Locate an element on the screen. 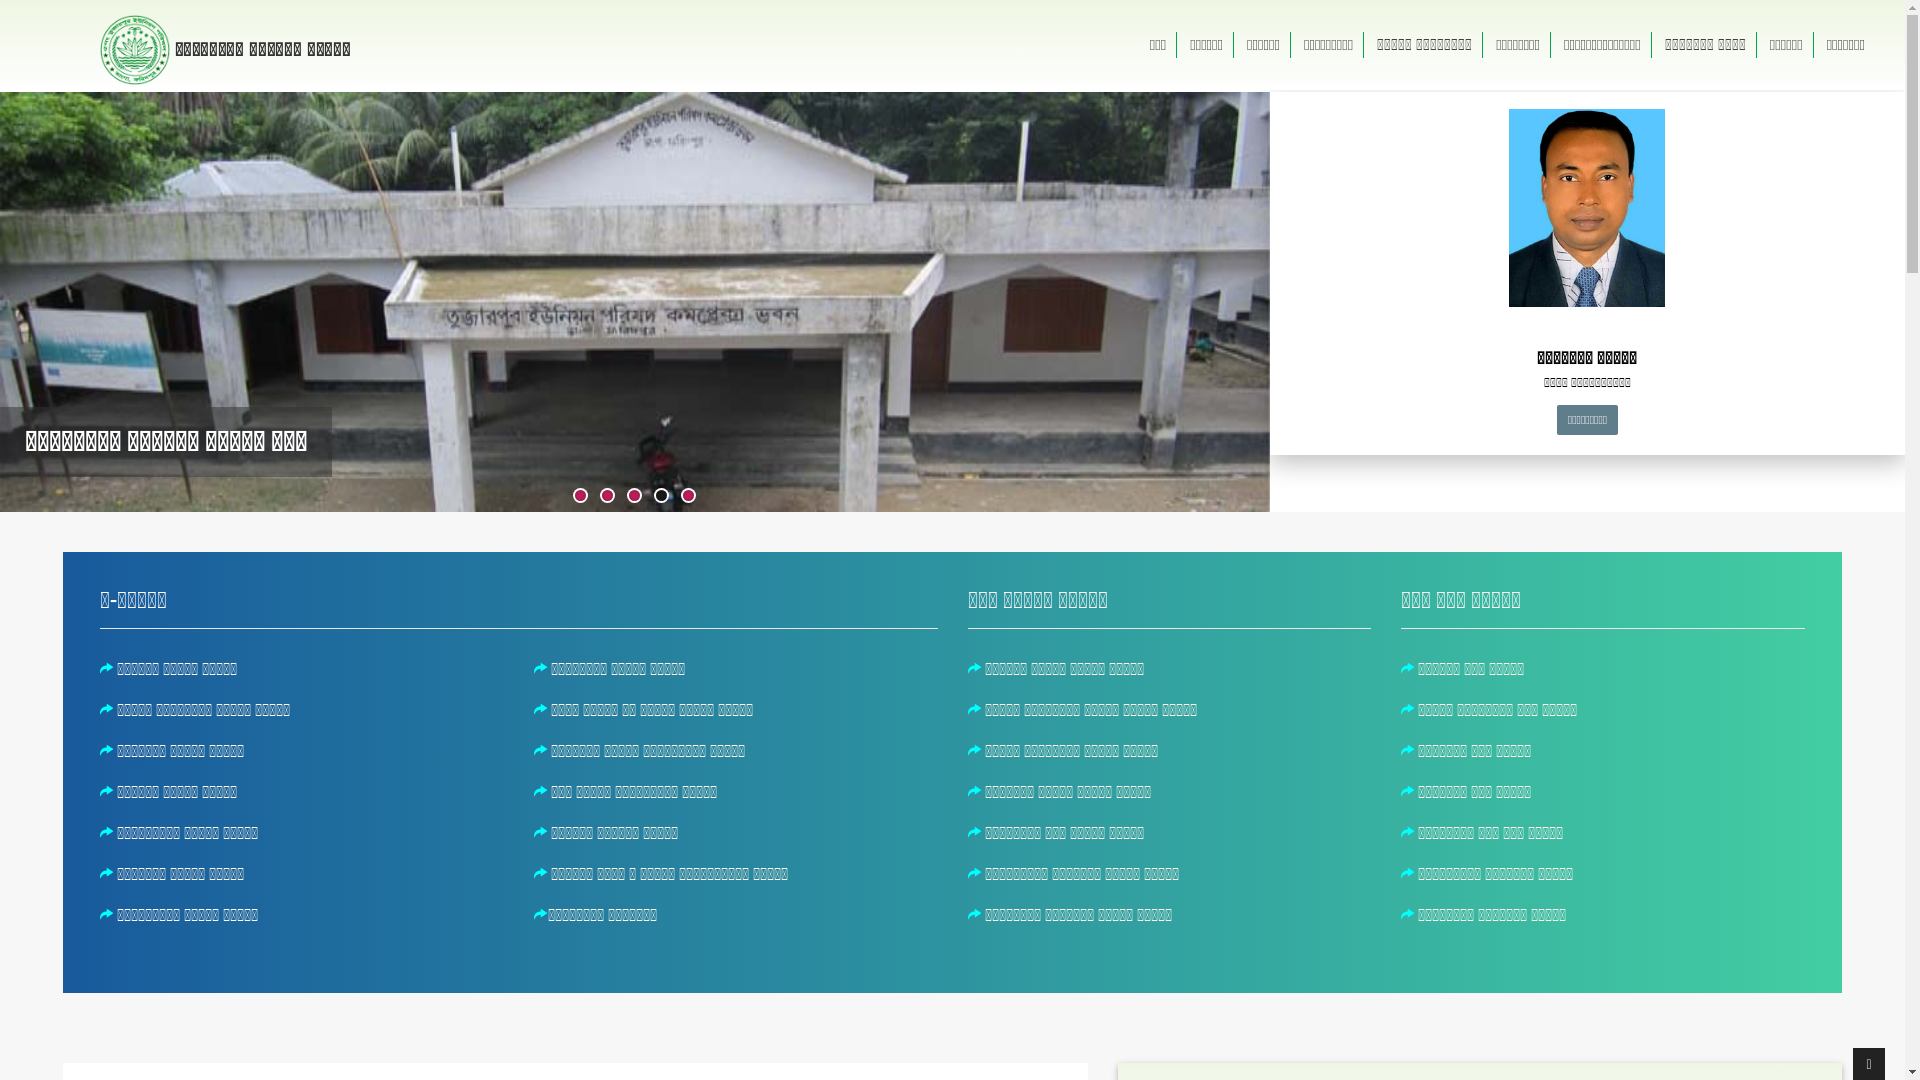 The image size is (1920, 1080). '4' is located at coordinates (656, 495).